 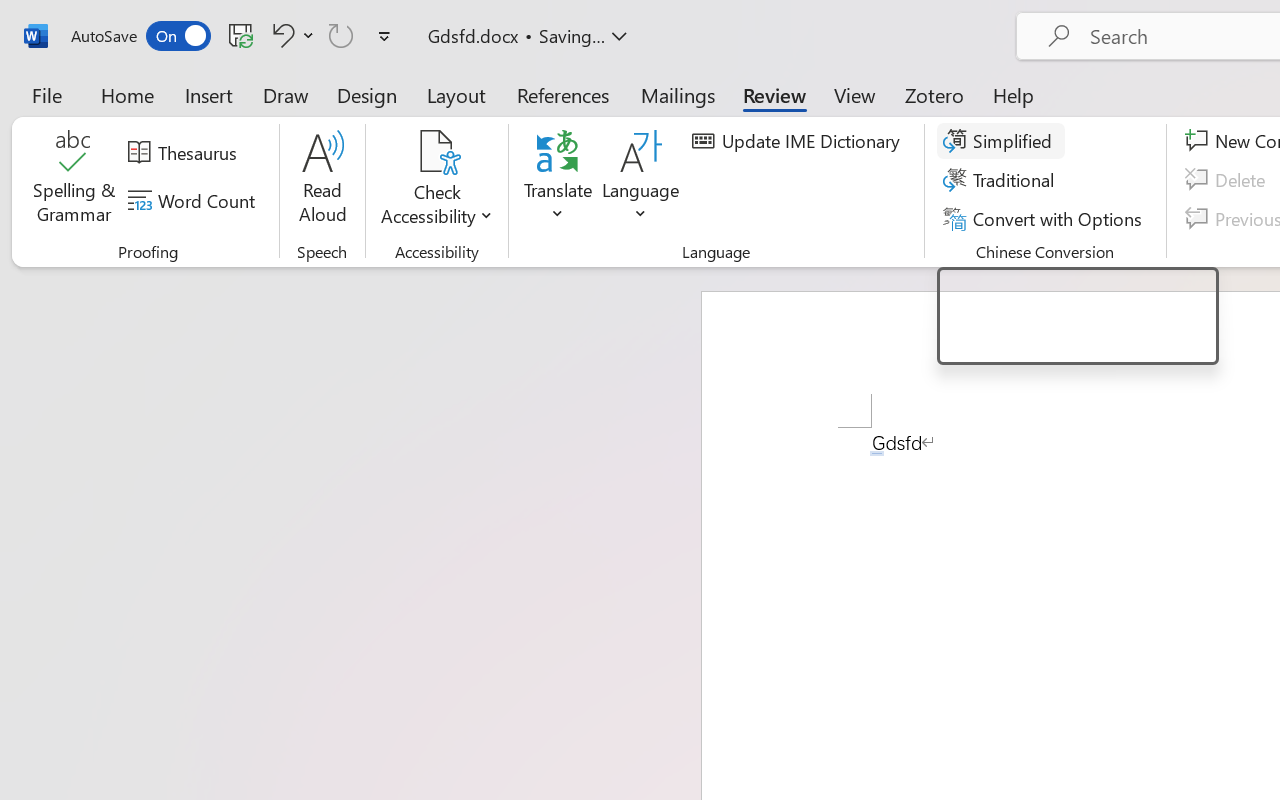 I want to click on 'Undo AutoCorrect', so click(x=289, y=34).